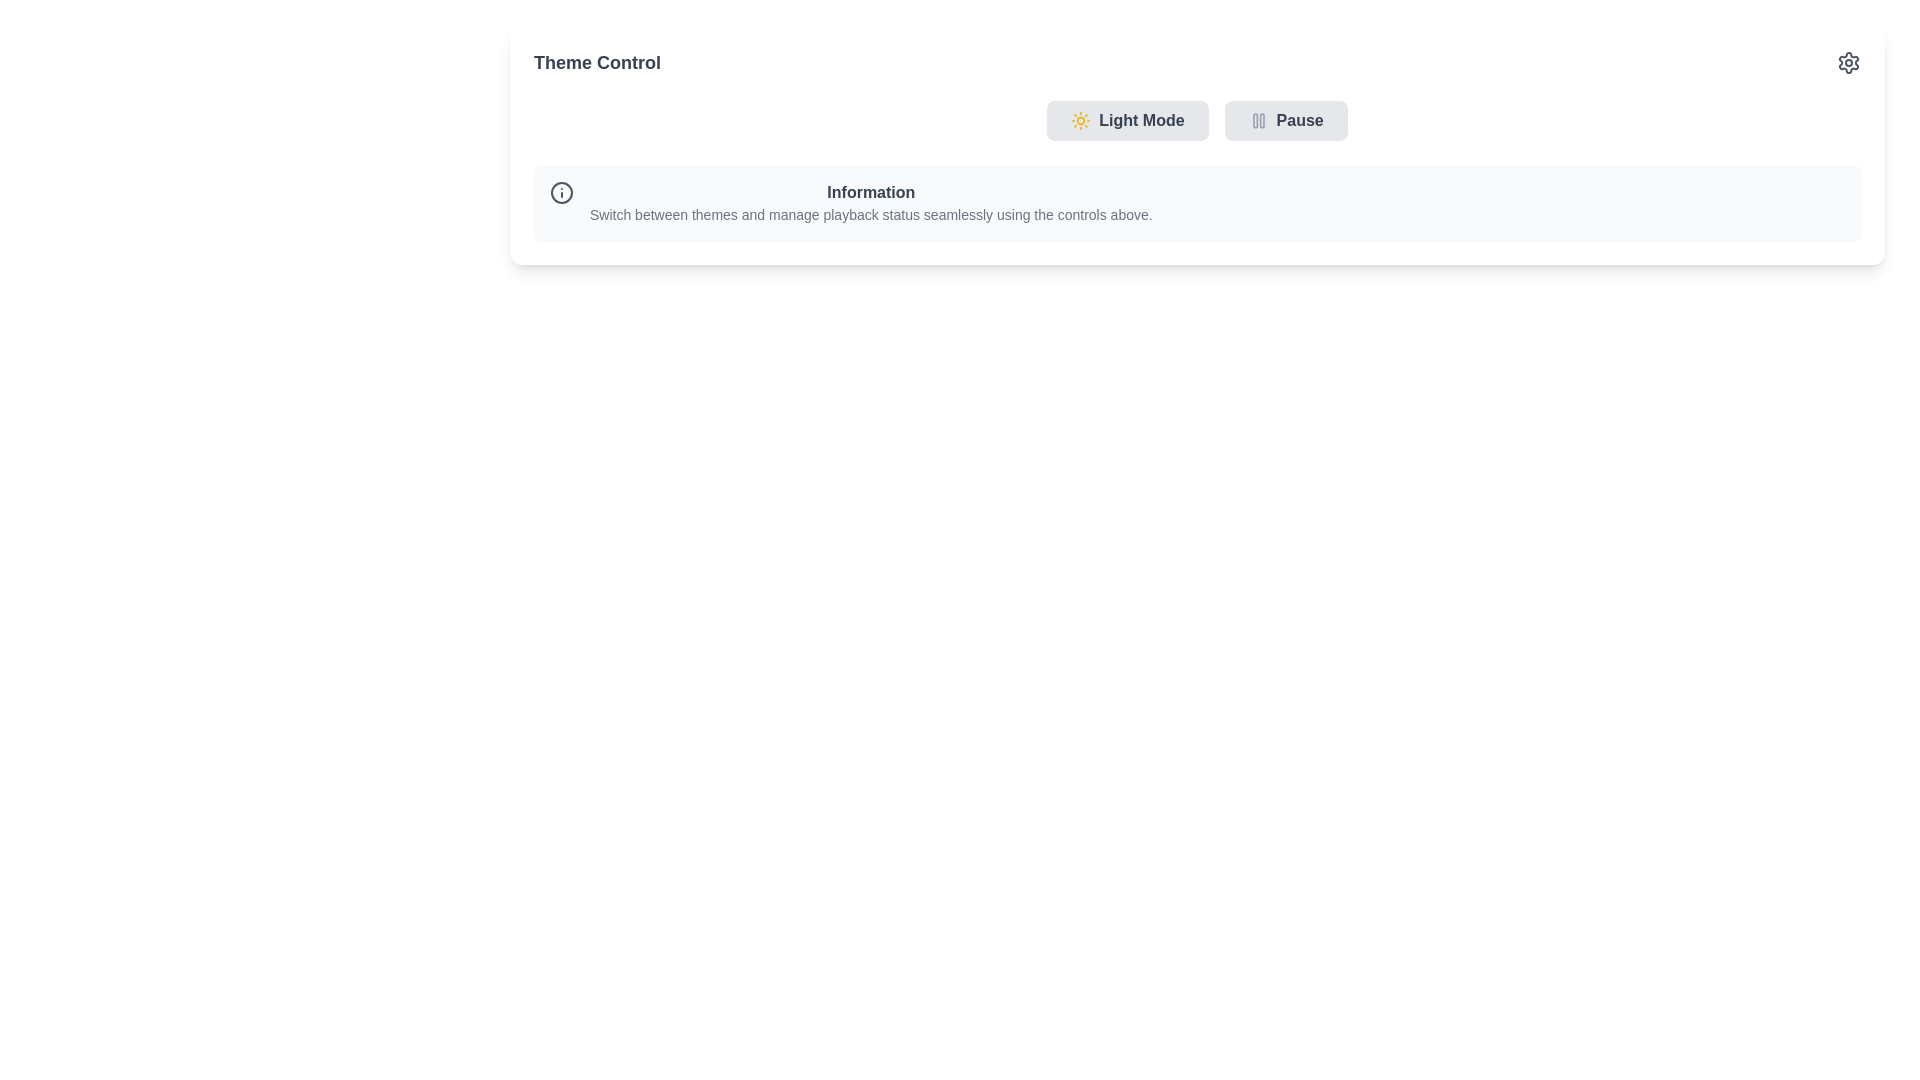 This screenshot has height=1080, width=1920. What do you see at coordinates (560, 192) in the screenshot?
I see `the information icon, which is a circular gray icon with an 'i' symbol, located to the far left of the 'Information' panel` at bounding box center [560, 192].